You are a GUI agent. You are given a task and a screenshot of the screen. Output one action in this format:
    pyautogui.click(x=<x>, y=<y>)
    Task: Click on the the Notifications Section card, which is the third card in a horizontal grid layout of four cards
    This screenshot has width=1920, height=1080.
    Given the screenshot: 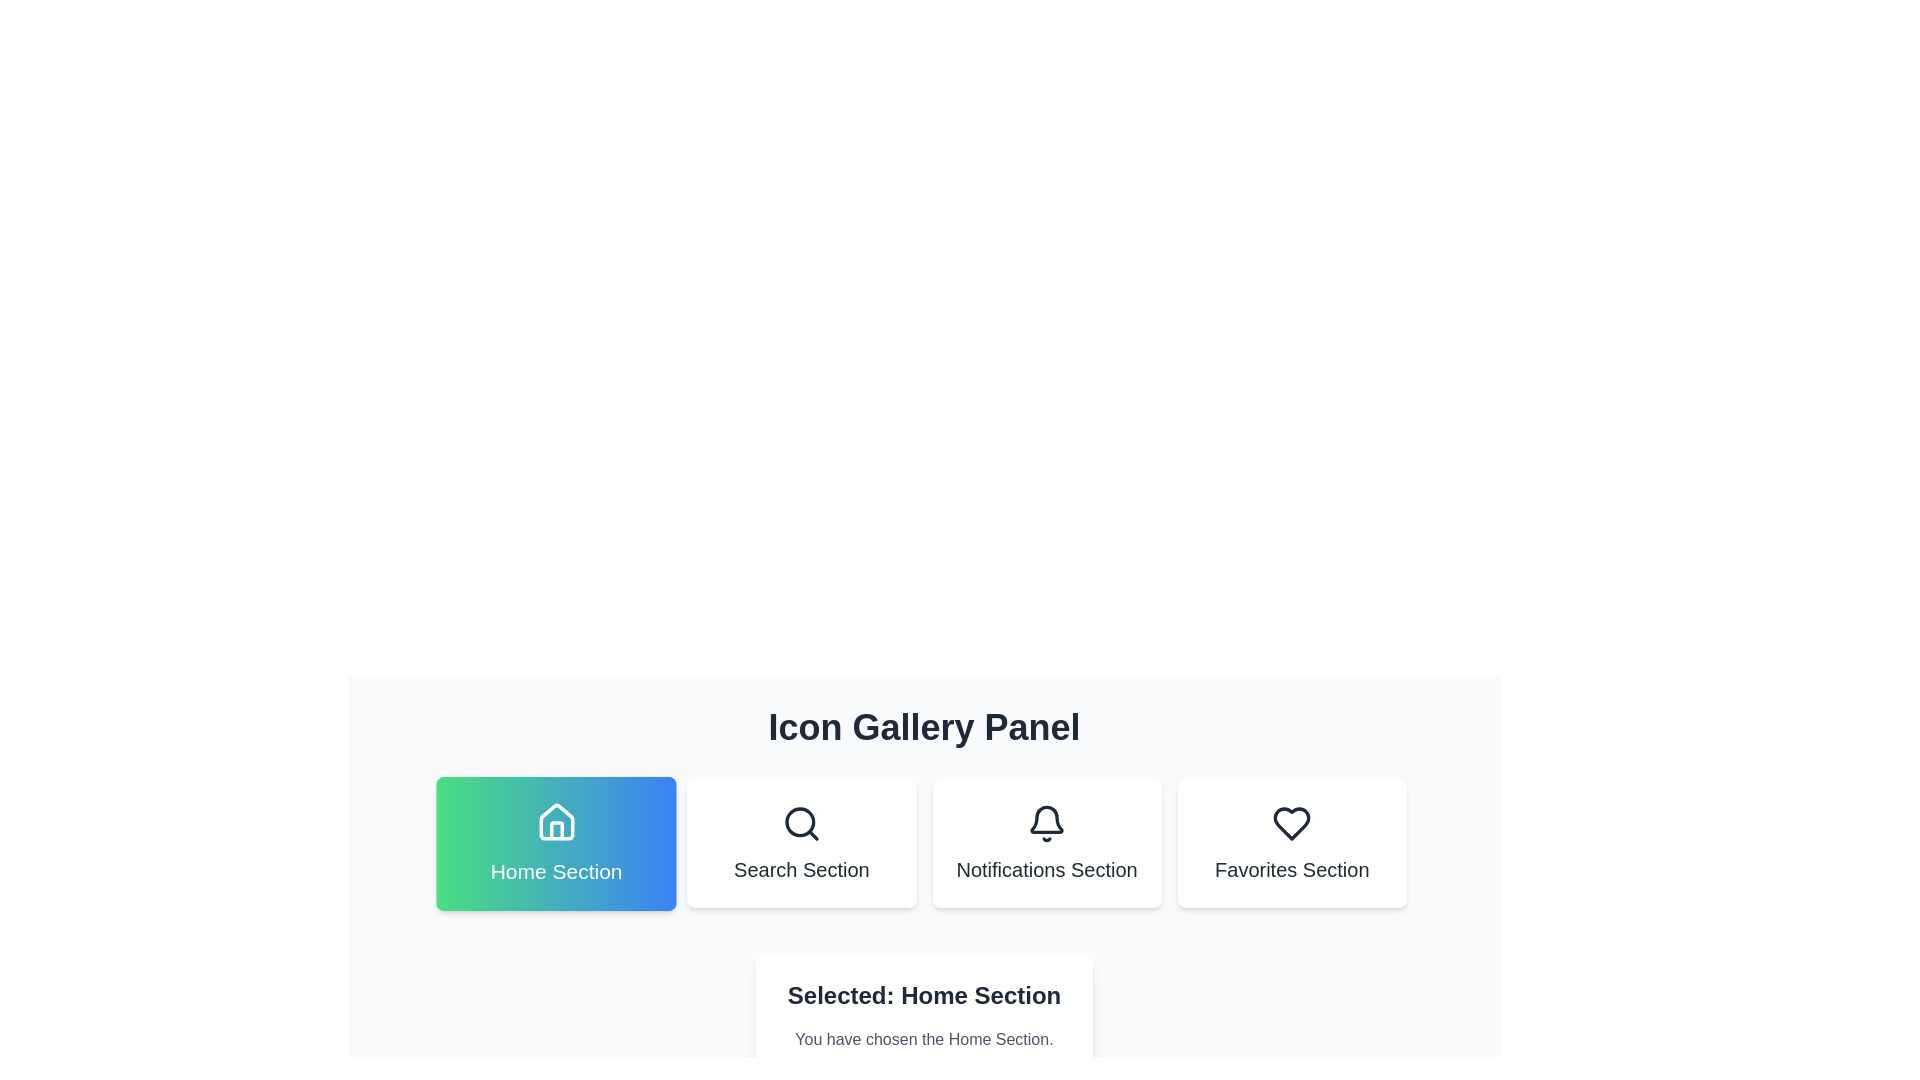 What is the action you would take?
    pyautogui.click(x=1046, y=844)
    